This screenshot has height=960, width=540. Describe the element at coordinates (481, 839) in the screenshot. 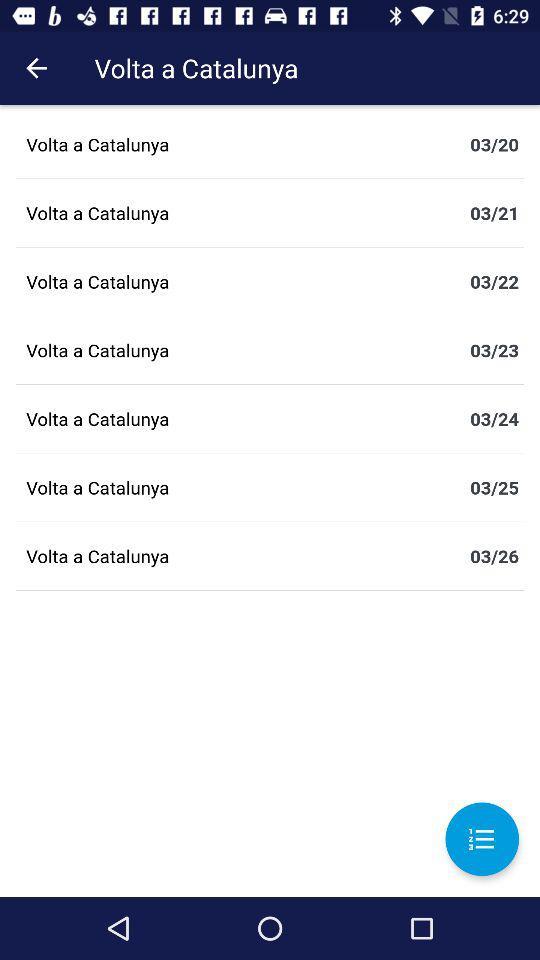

I see `the item at the bottom right corner` at that location.